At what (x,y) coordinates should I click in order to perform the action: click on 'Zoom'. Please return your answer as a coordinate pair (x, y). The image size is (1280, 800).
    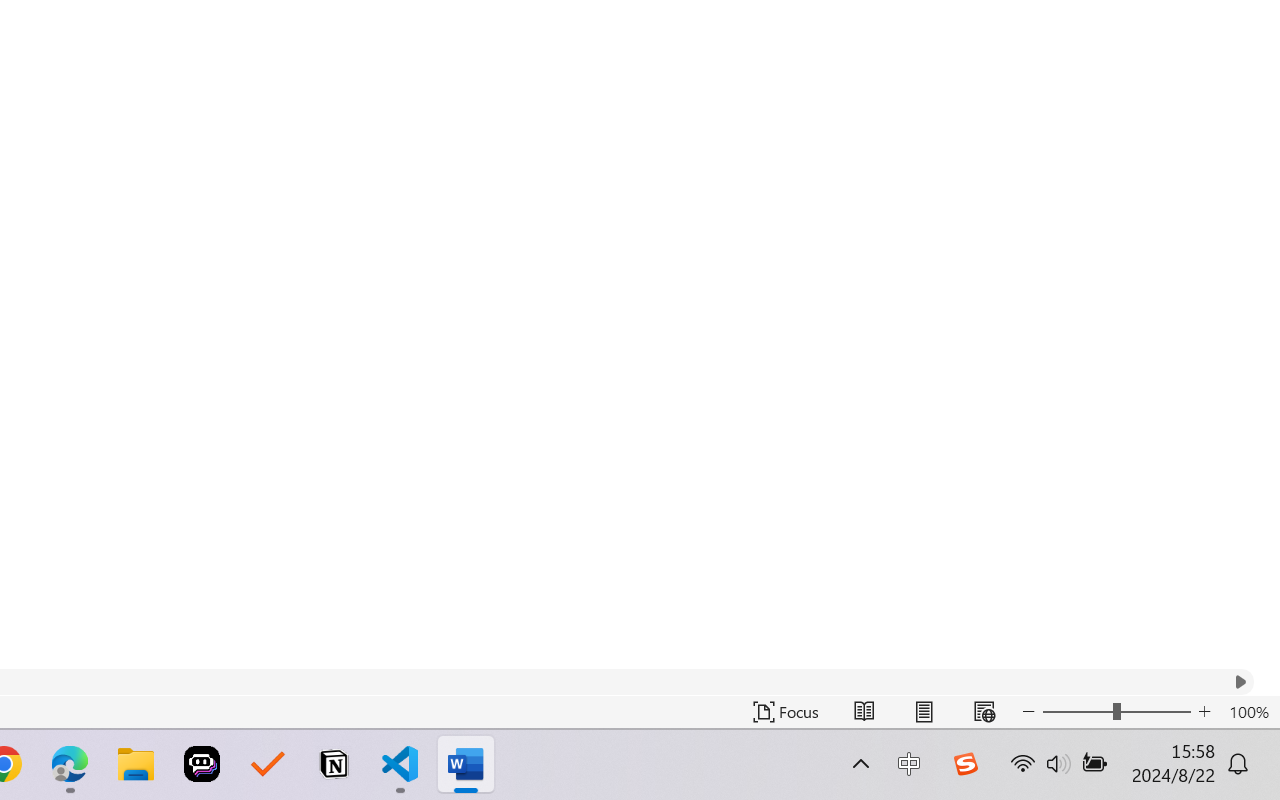
    Looking at the image, I should click on (1115, 711).